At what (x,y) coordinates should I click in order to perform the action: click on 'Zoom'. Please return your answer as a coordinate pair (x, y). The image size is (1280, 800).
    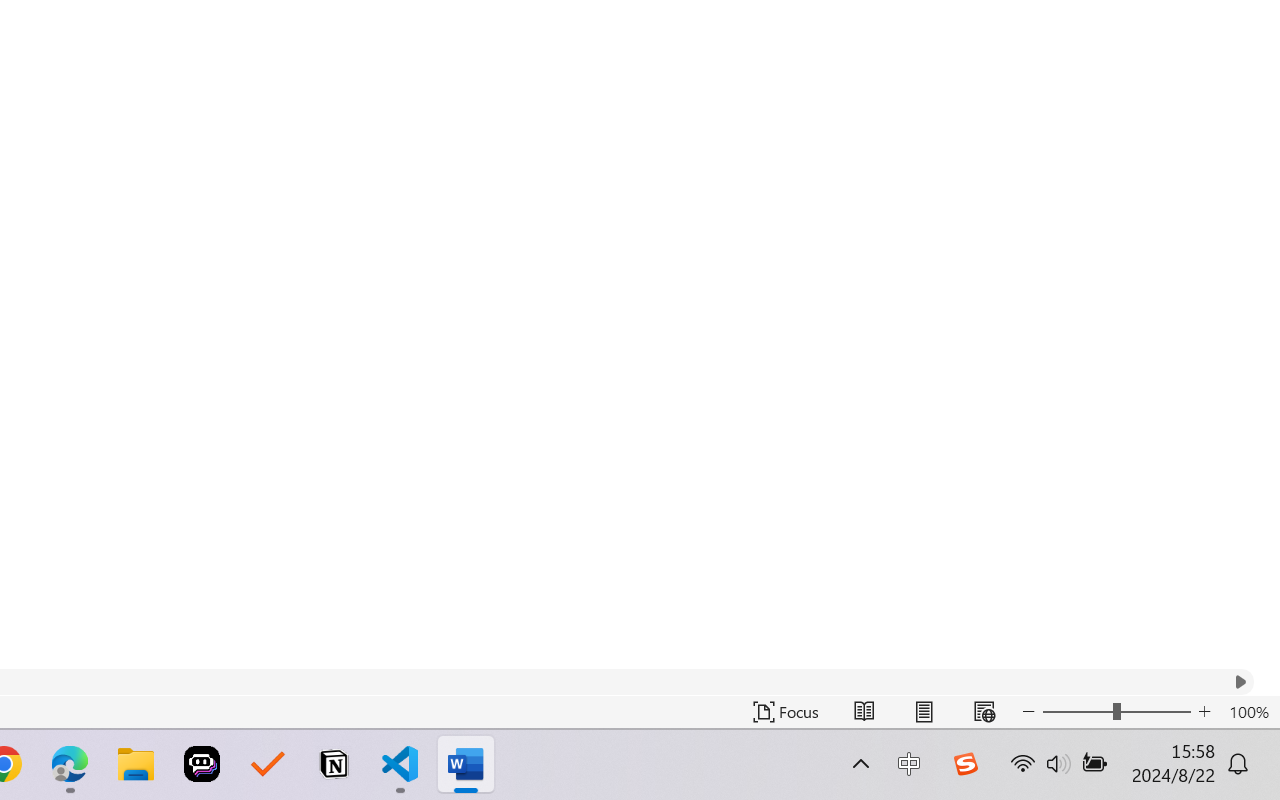
    Looking at the image, I should click on (1115, 711).